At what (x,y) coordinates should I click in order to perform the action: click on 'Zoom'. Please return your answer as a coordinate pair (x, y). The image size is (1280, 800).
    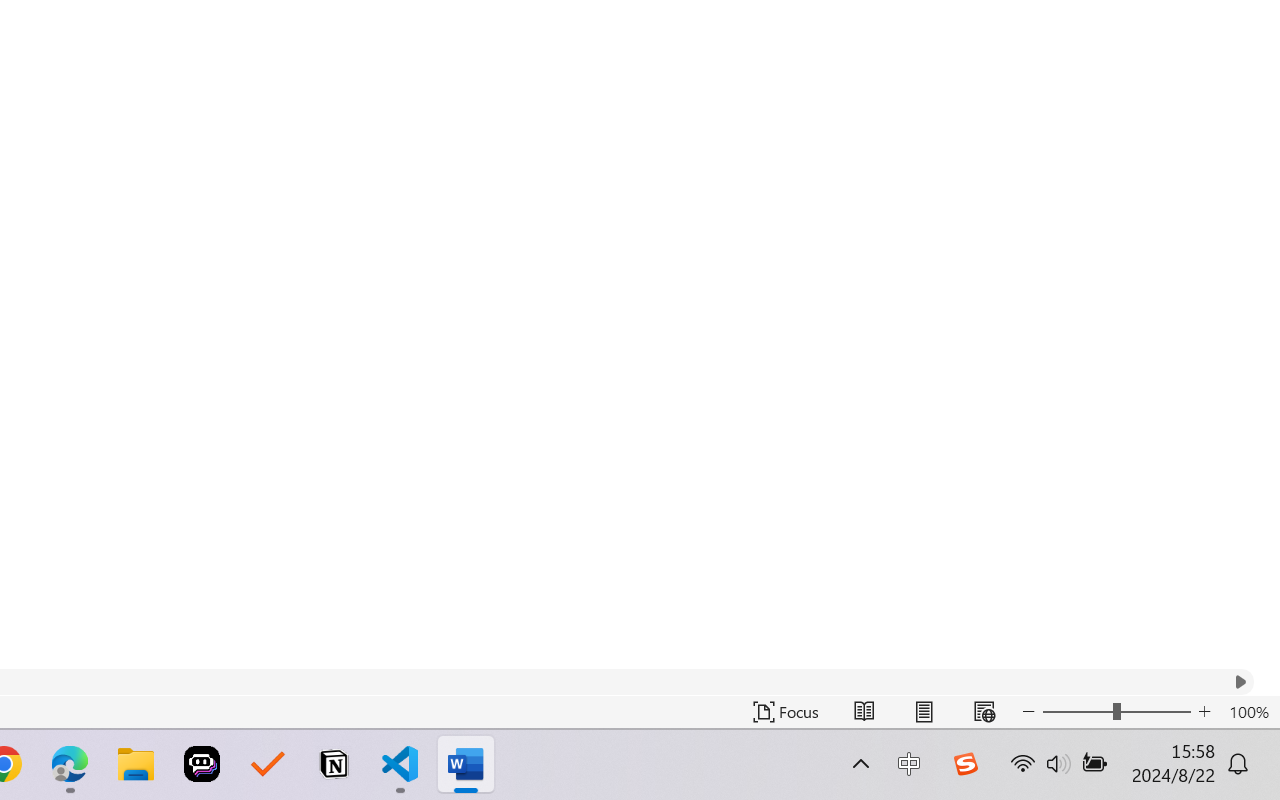
    Looking at the image, I should click on (1115, 711).